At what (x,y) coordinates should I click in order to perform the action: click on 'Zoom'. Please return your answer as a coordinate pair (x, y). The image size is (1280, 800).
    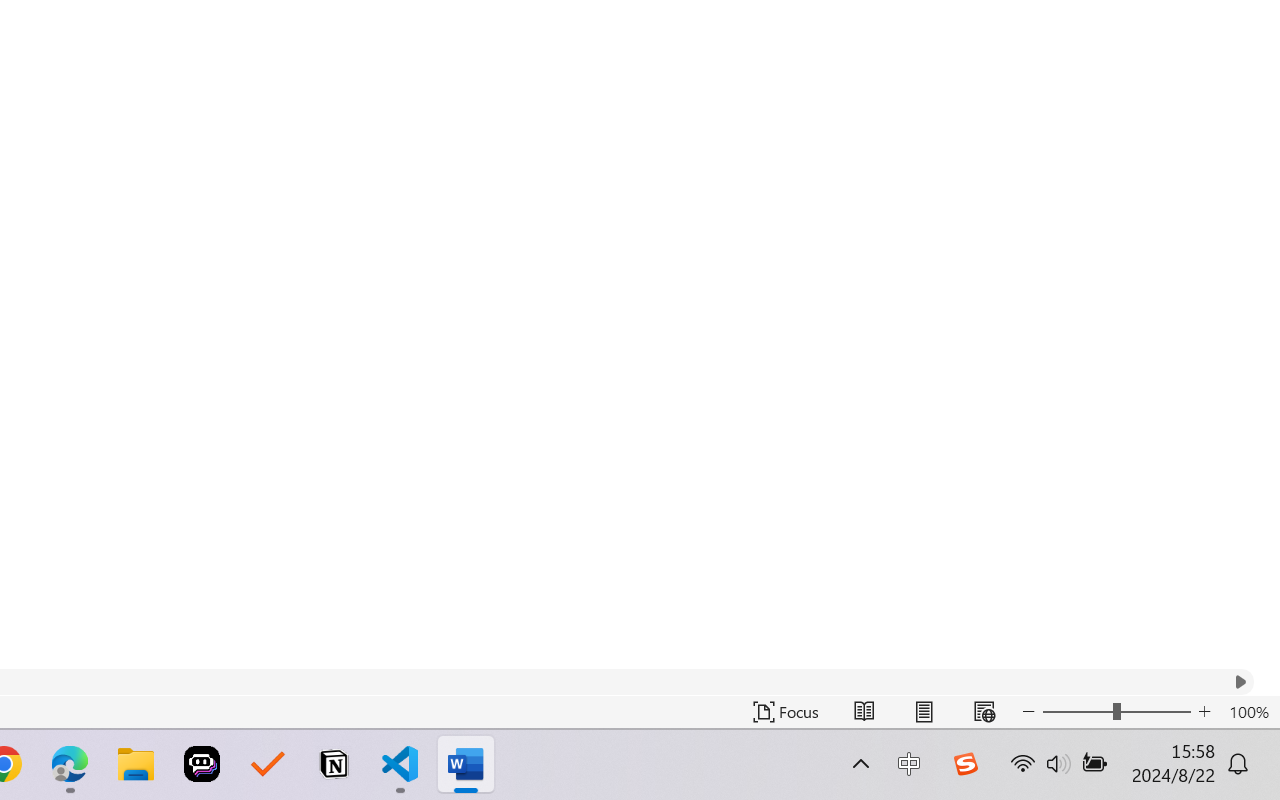
    Looking at the image, I should click on (1115, 711).